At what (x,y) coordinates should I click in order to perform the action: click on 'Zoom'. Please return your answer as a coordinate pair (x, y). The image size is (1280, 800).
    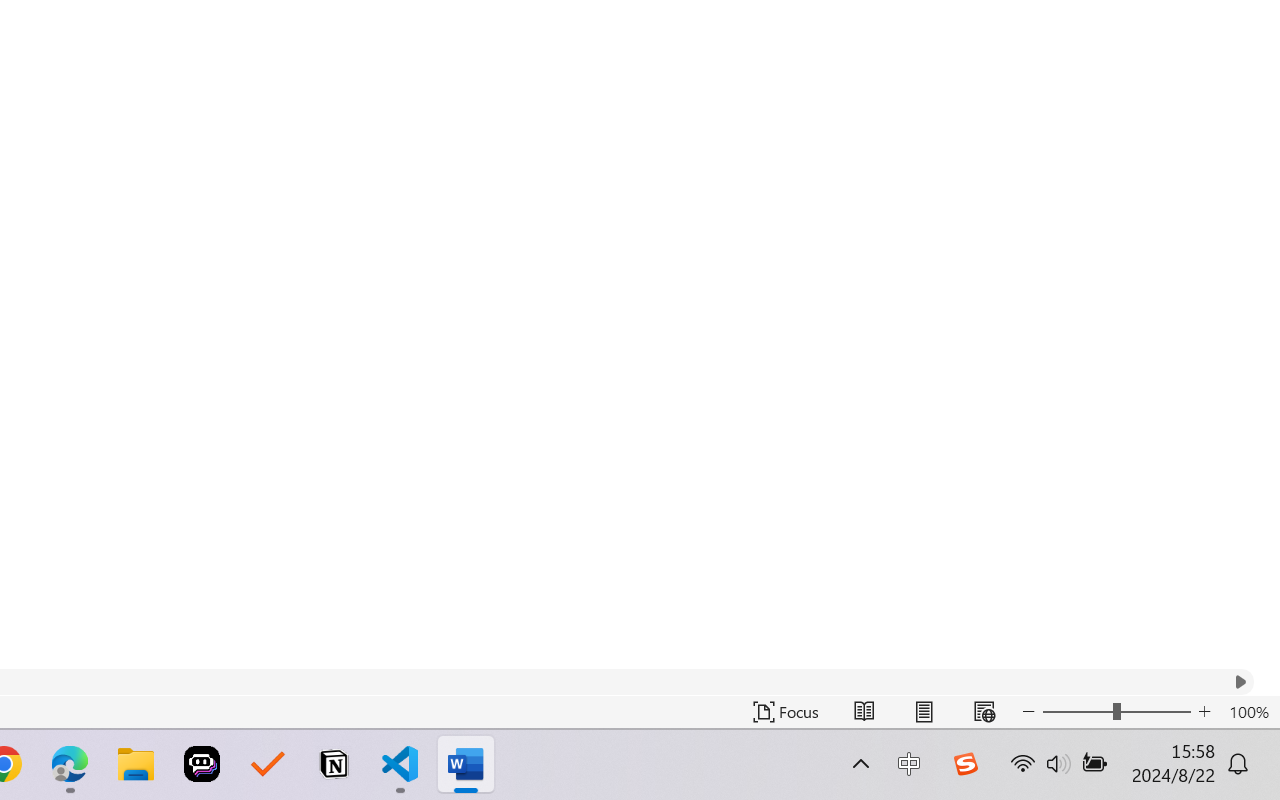
    Looking at the image, I should click on (1115, 711).